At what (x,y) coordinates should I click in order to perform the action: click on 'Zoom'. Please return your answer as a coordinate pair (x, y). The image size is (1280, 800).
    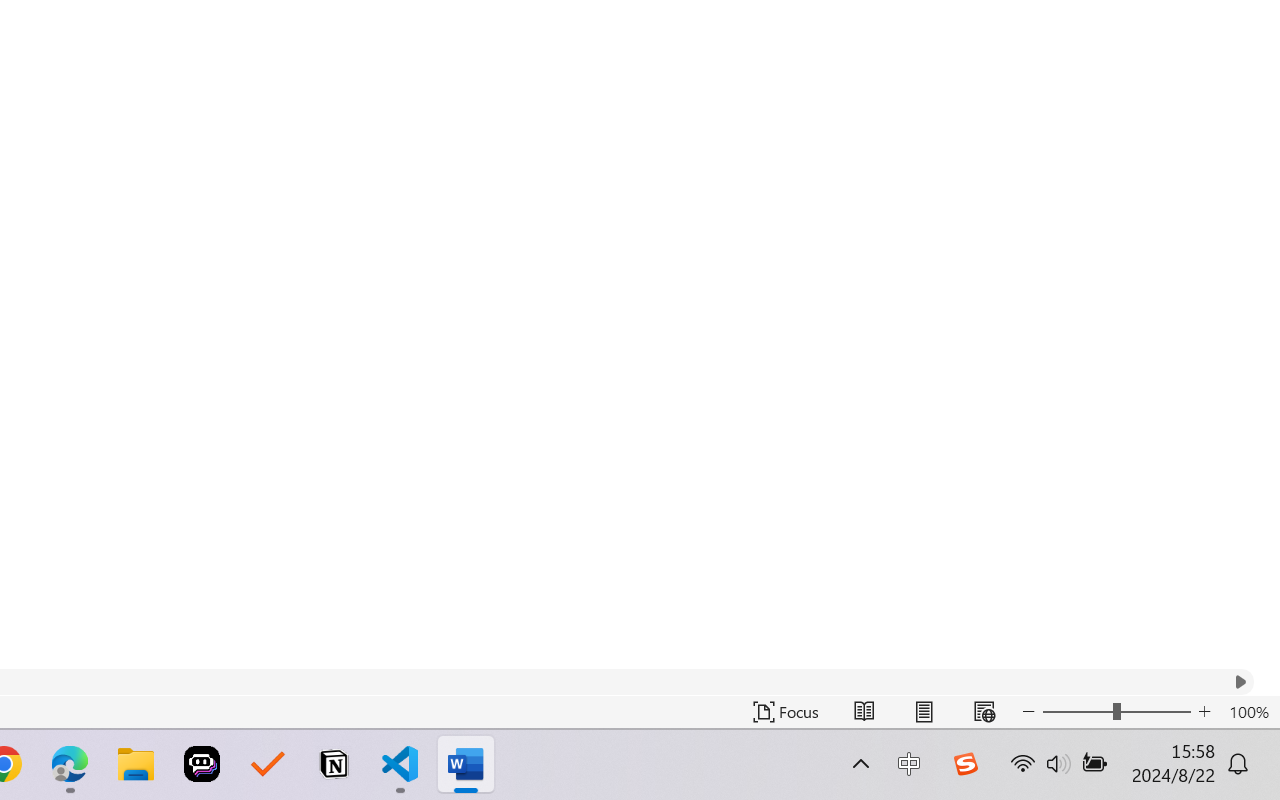
    Looking at the image, I should click on (1115, 711).